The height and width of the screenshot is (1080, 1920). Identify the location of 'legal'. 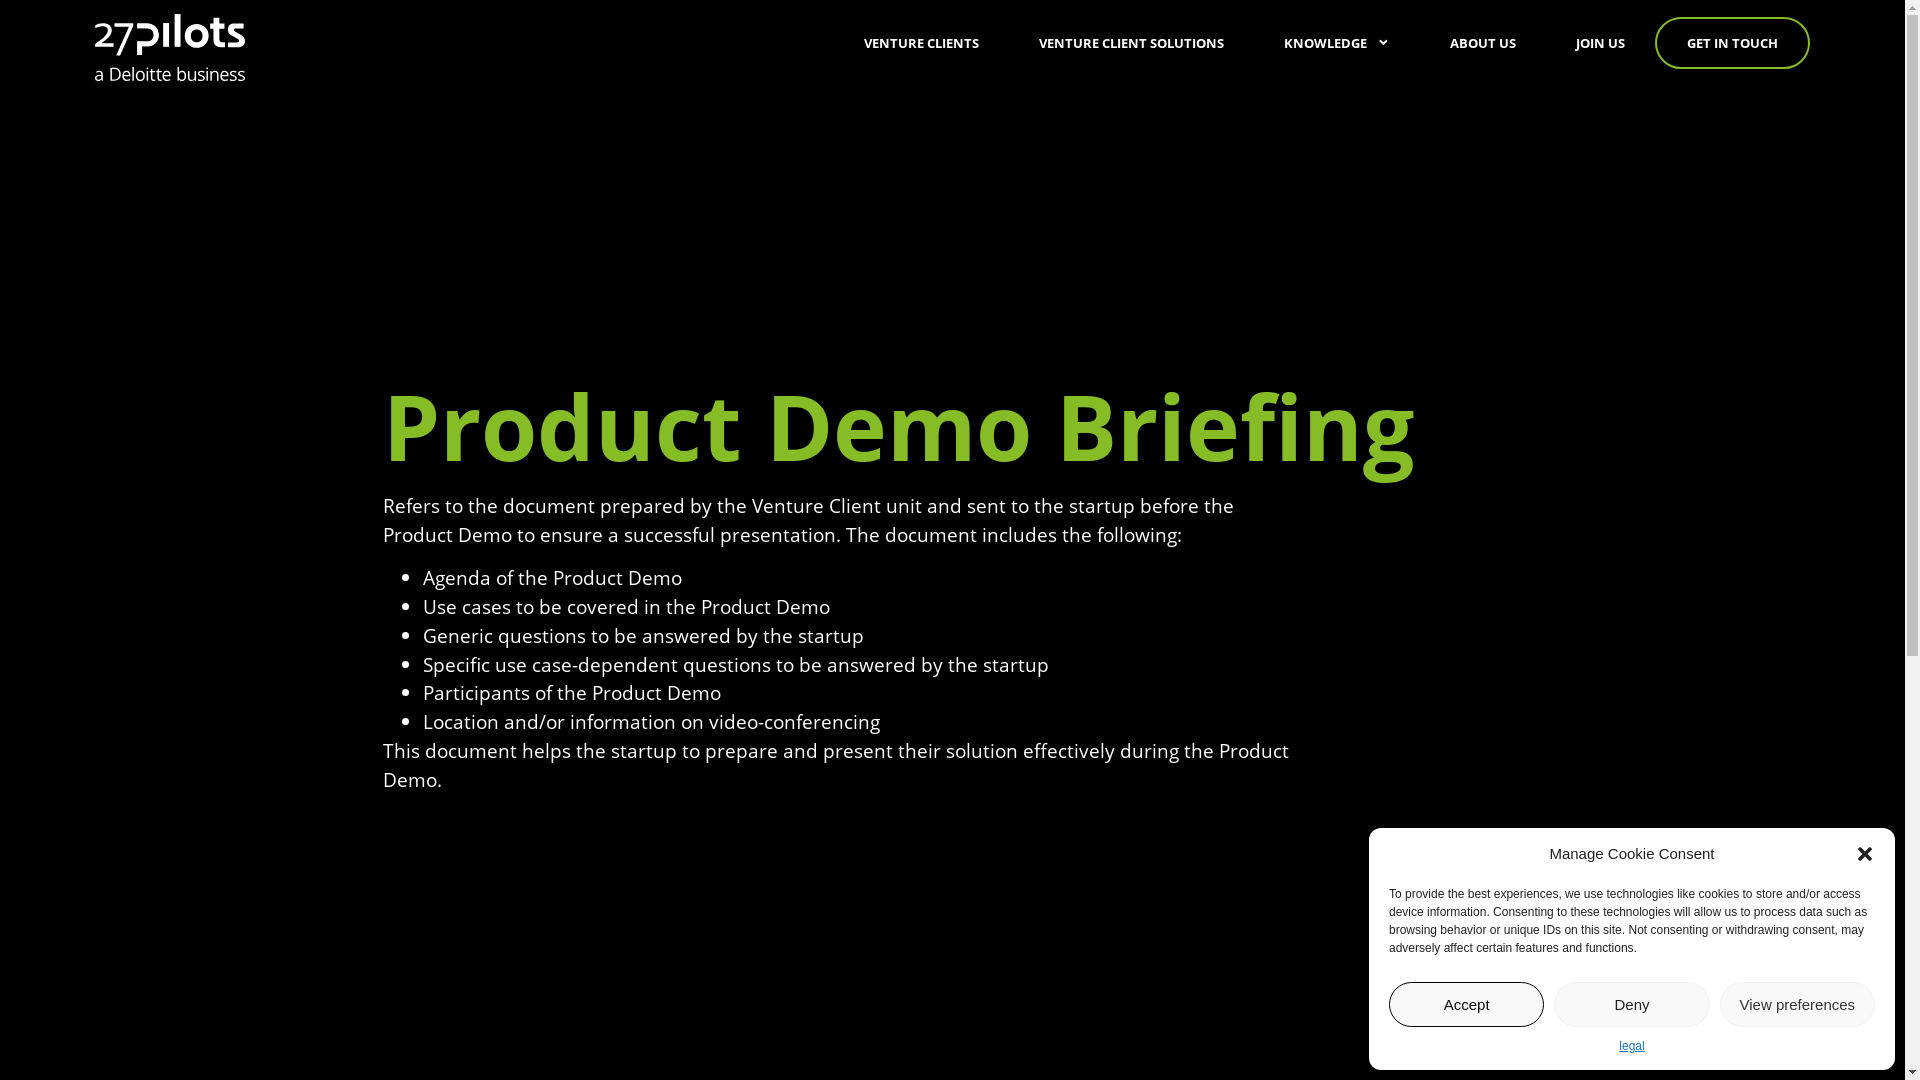
(1618, 1044).